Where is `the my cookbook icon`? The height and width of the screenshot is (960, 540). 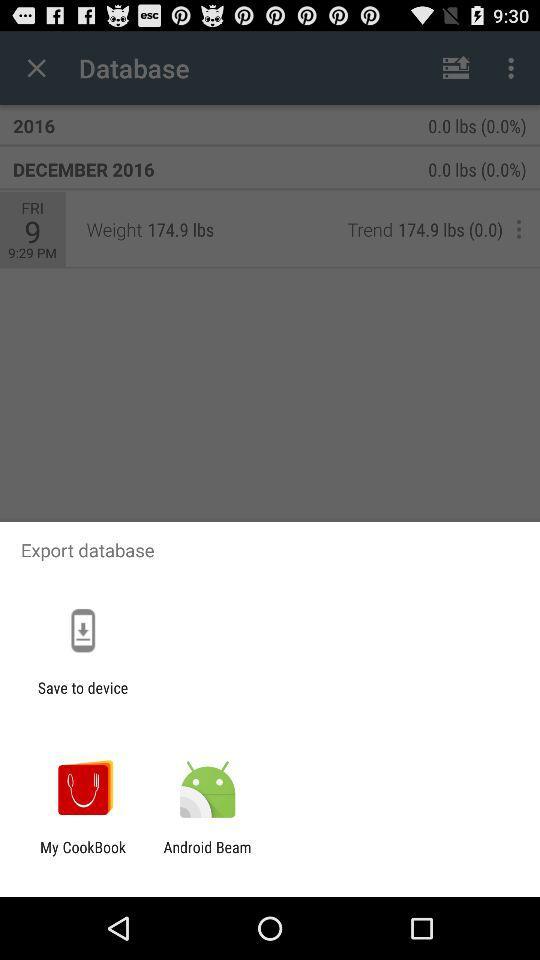 the my cookbook icon is located at coordinates (82, 855).